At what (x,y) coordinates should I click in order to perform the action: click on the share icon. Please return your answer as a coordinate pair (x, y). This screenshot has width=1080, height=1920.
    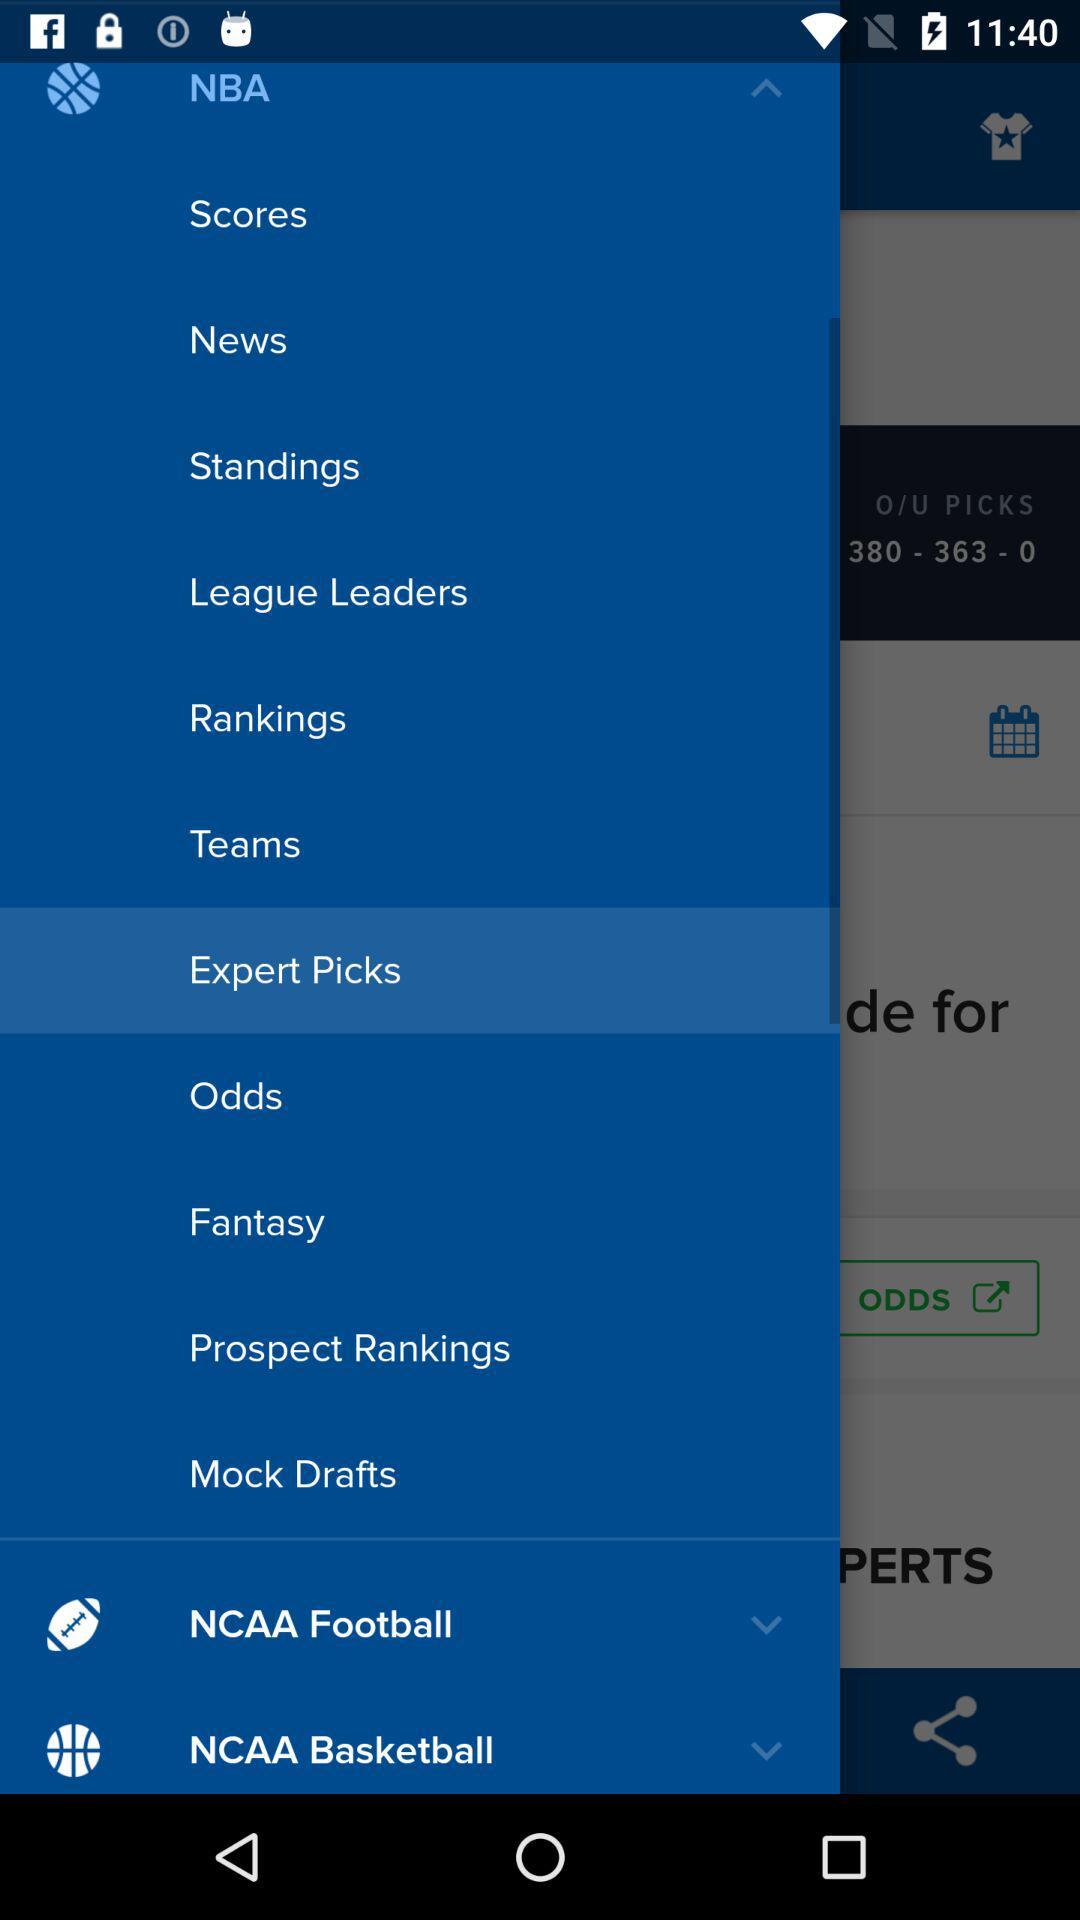
    Looking at the image, I should click on (945, 1730).